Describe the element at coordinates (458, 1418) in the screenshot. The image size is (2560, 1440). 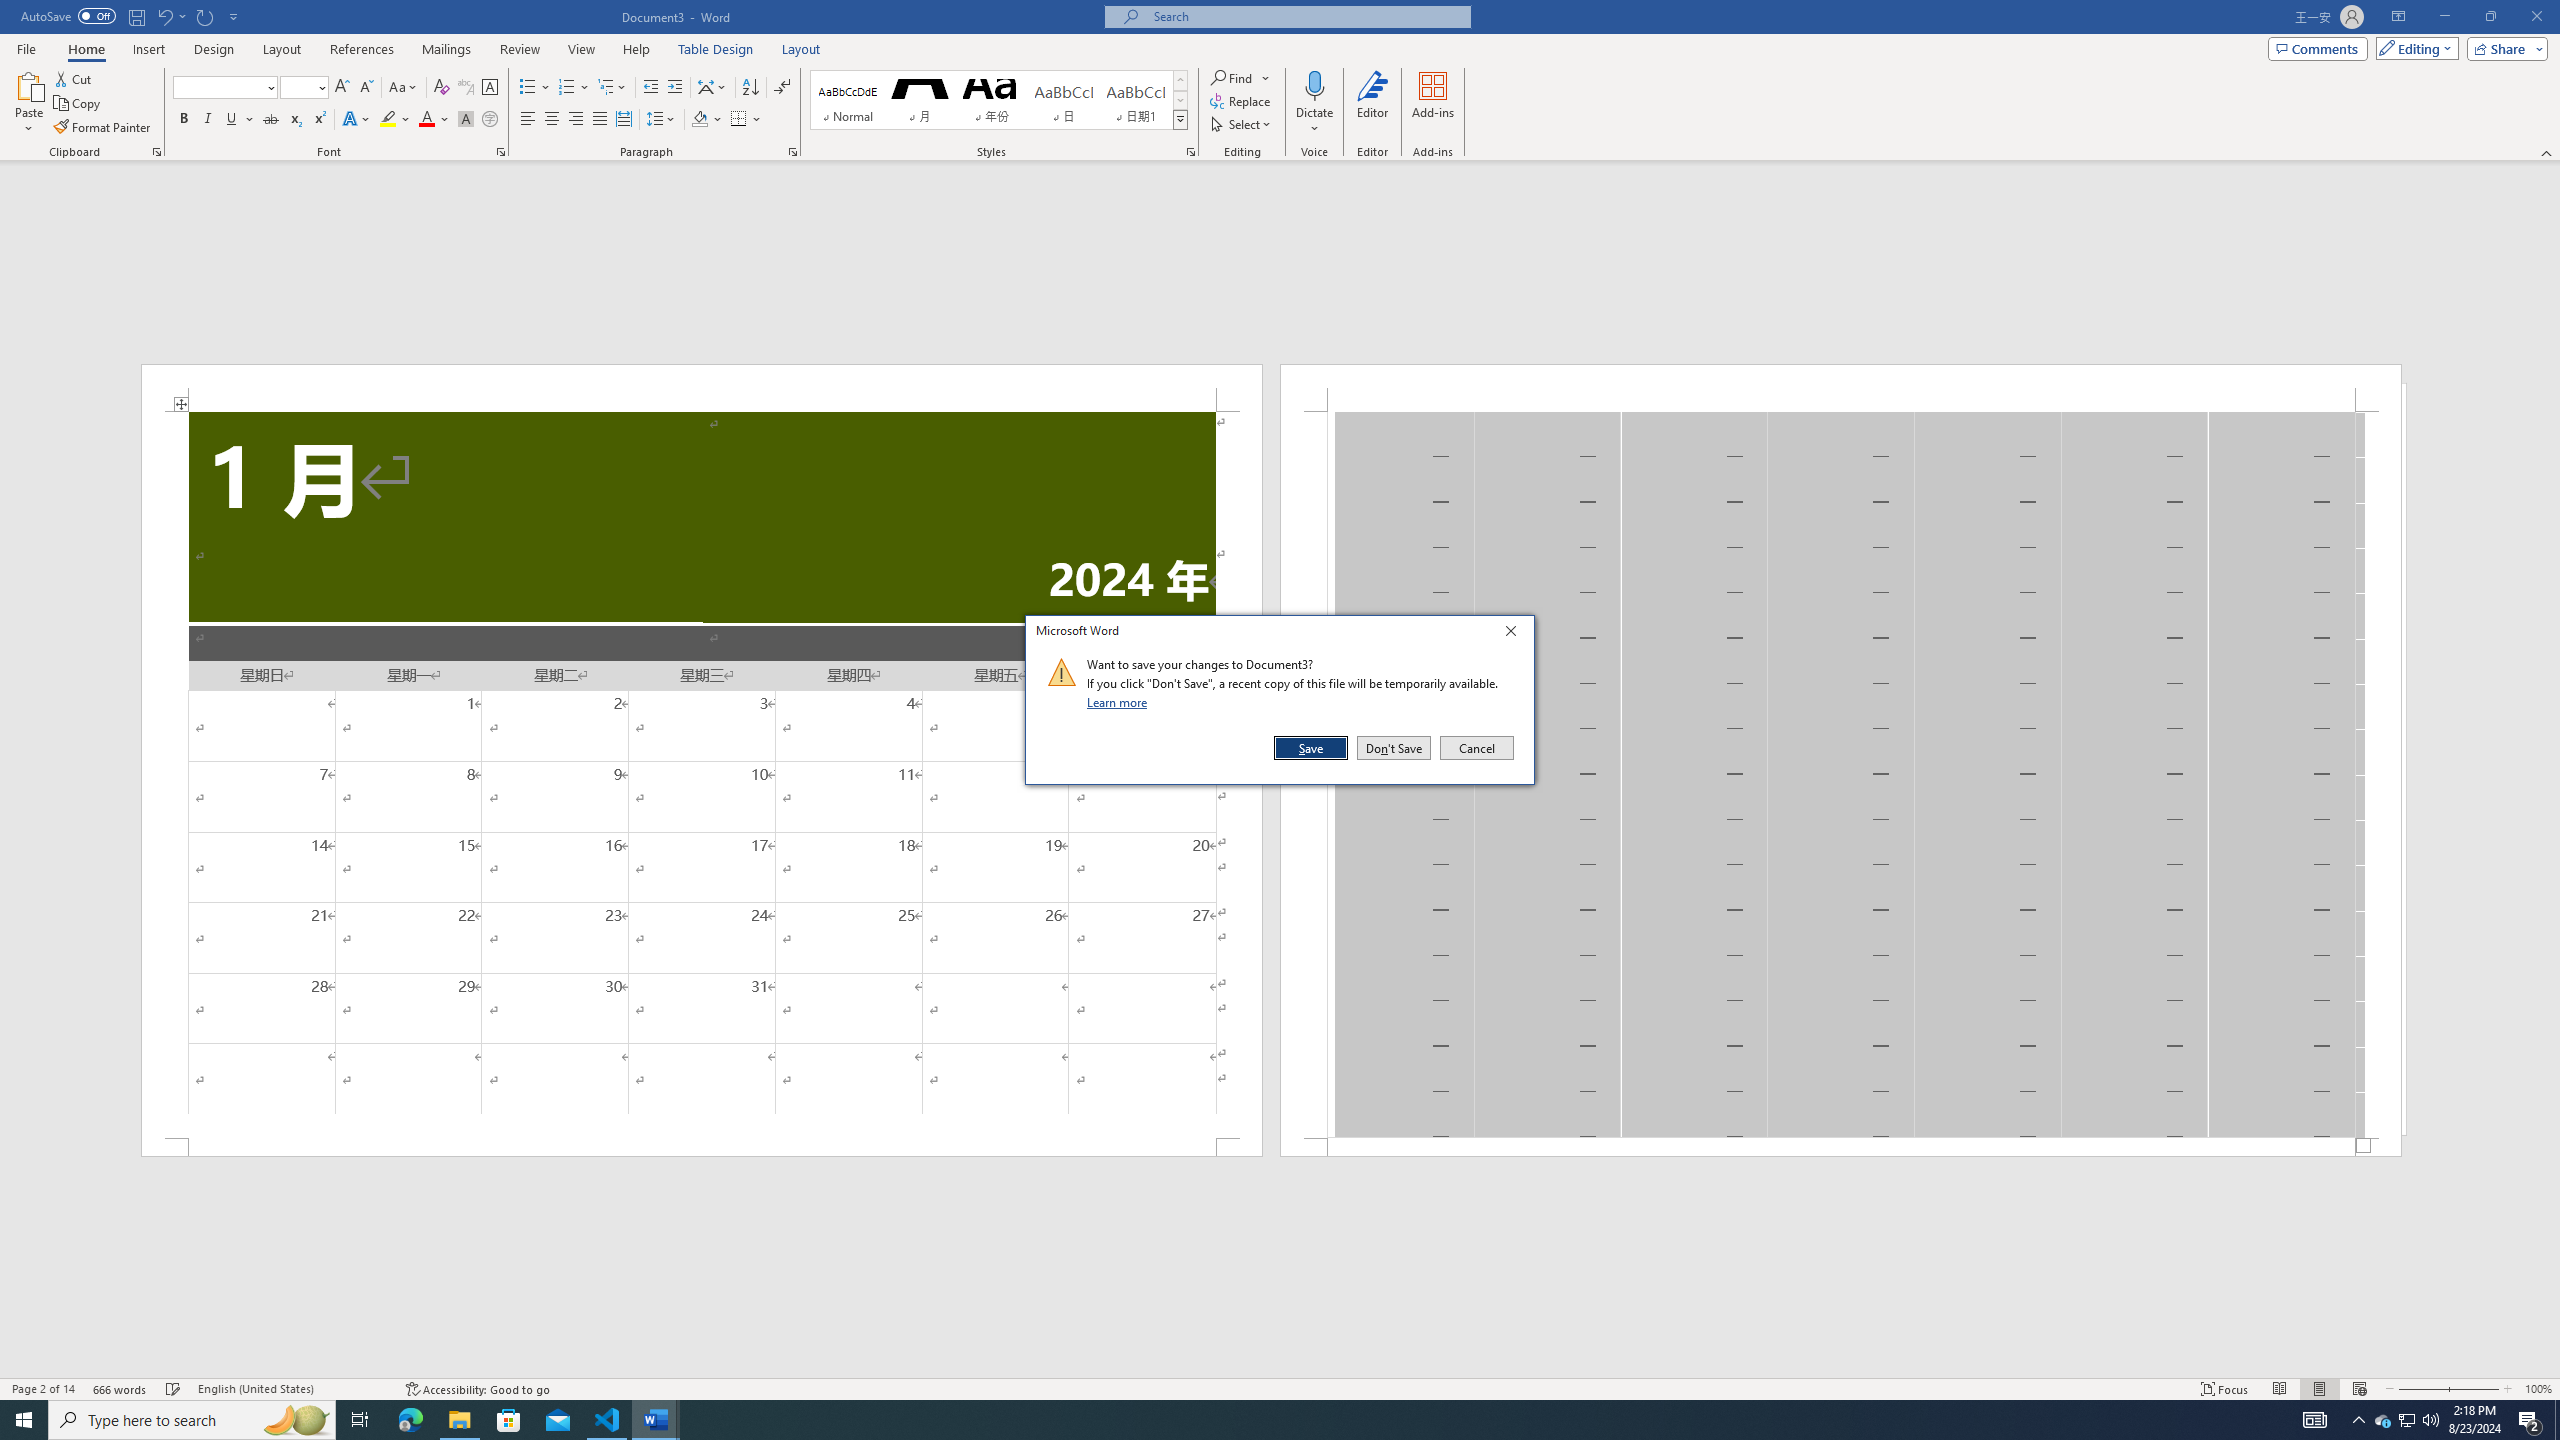
I see `'File Explorer - 1 running window'` at that location.